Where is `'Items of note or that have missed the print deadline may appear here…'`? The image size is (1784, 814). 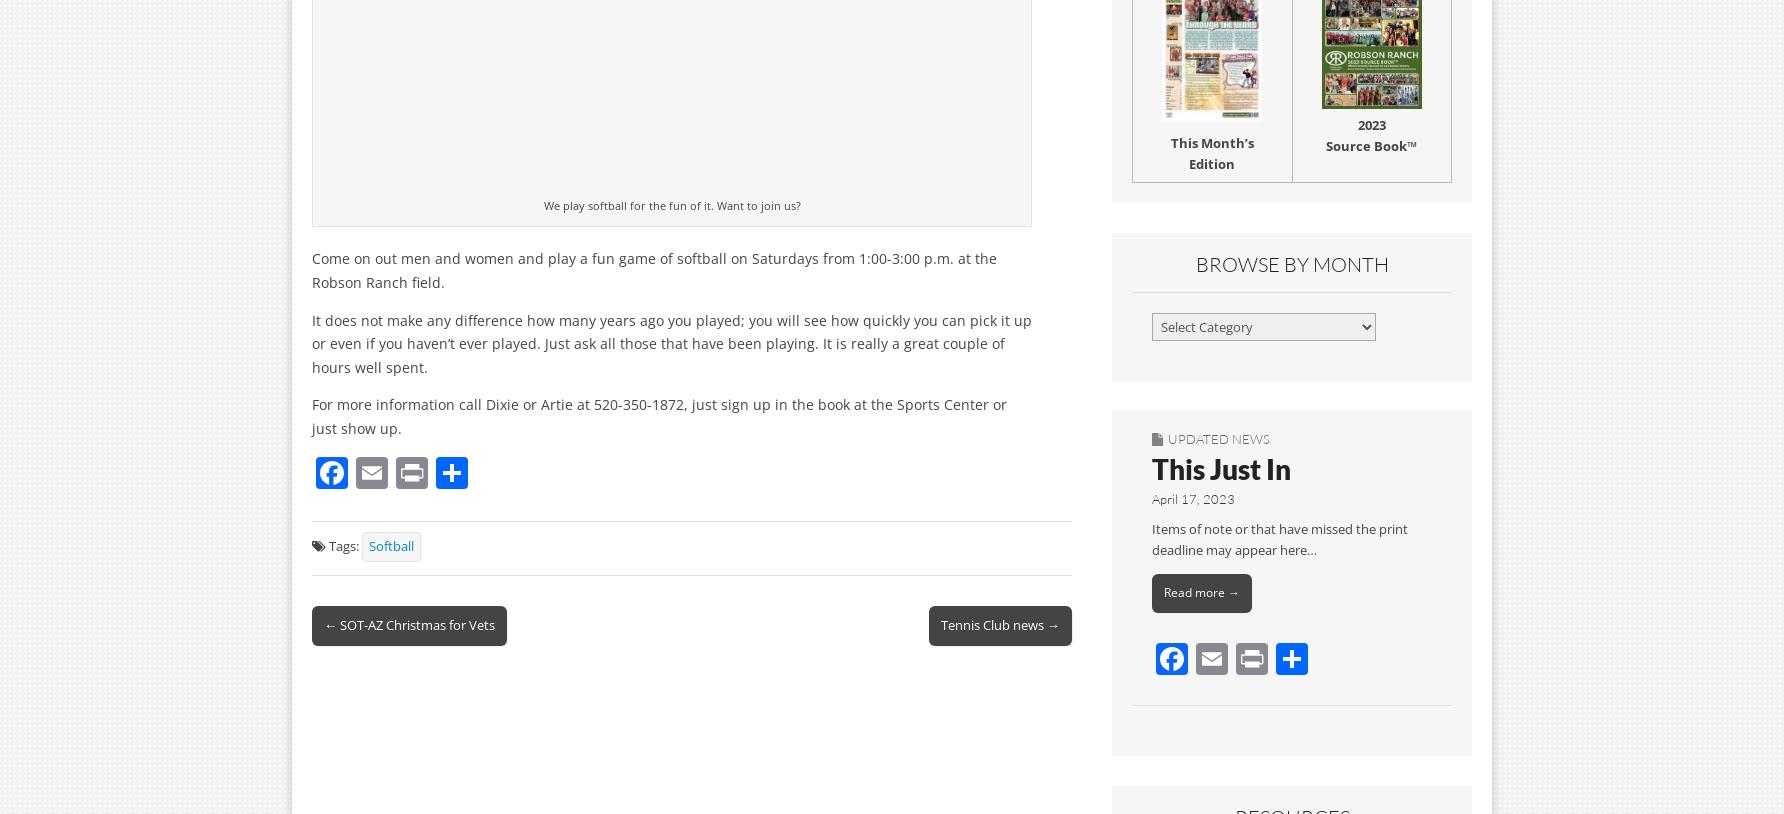
'Items of note or that have missed the print deadline may appear here…' is located at coordinates (1279, 539).